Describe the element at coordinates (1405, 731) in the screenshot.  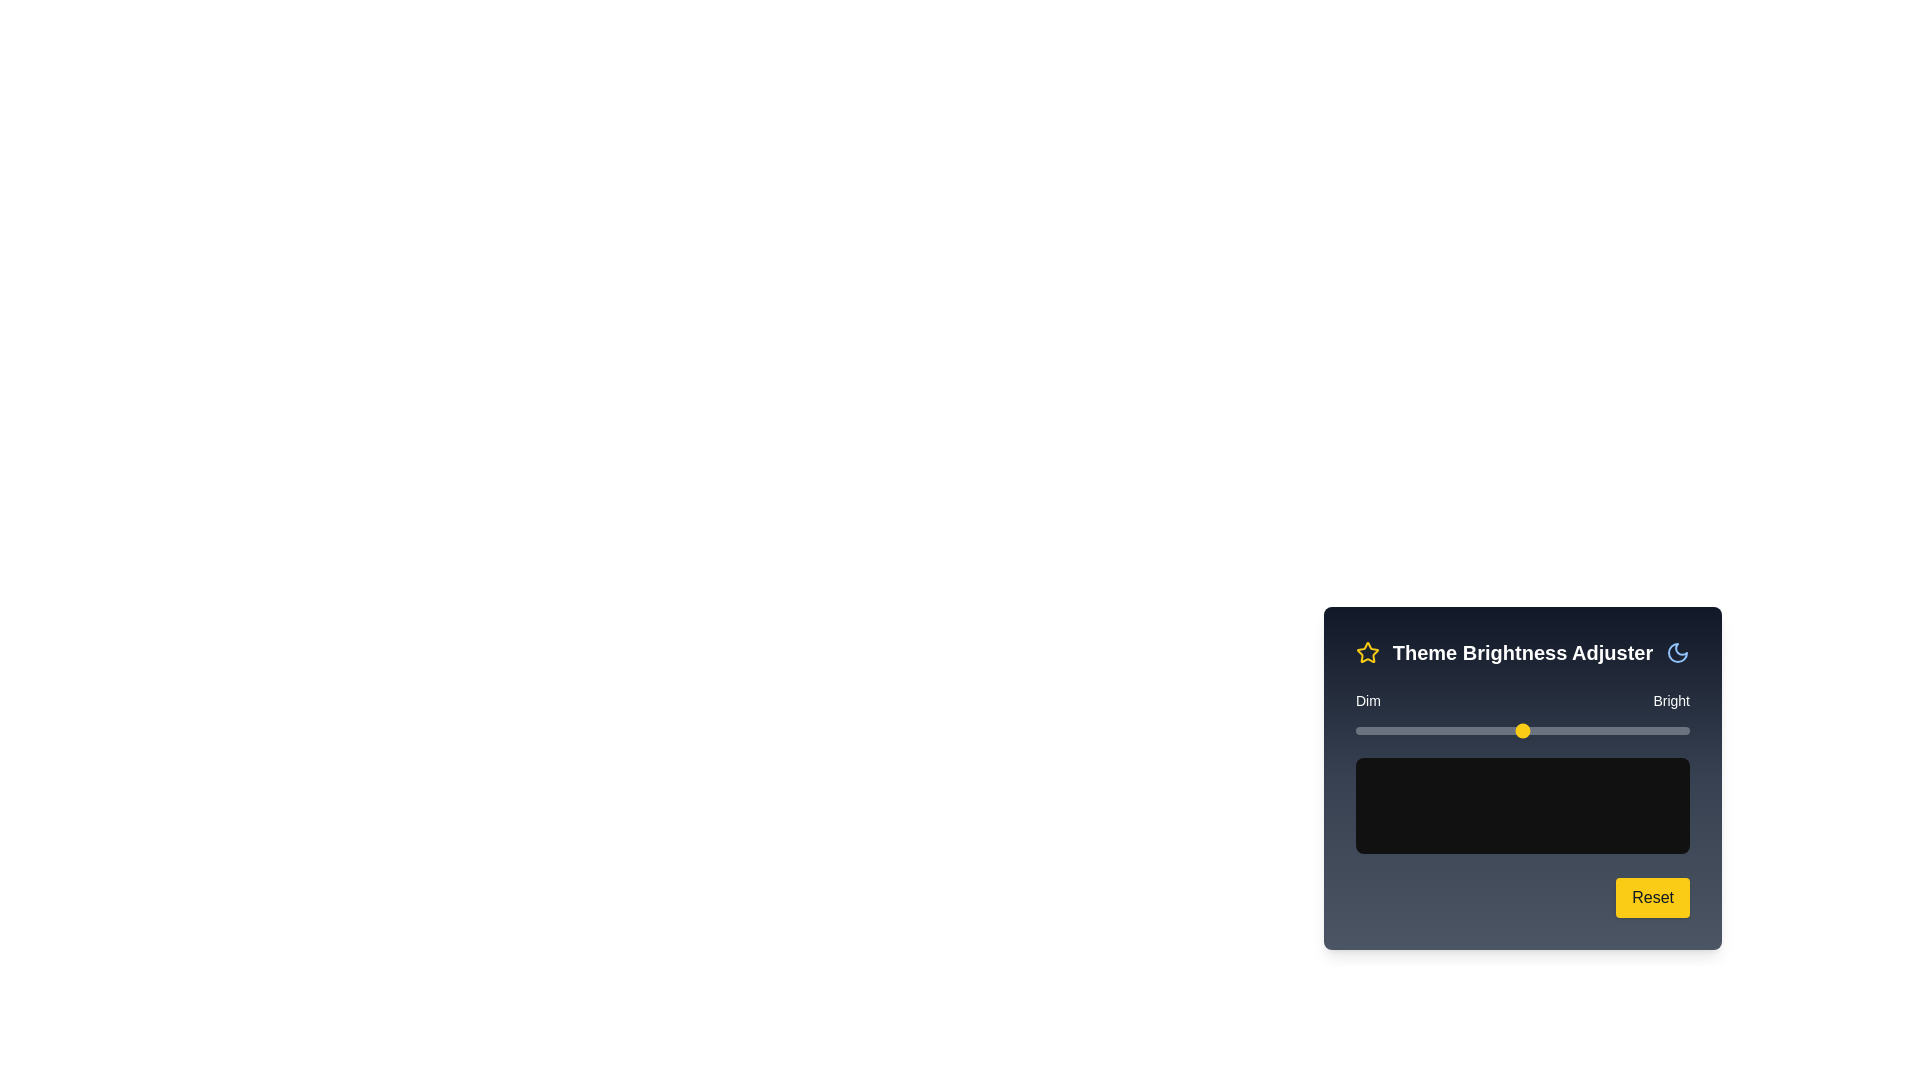
I see `the brightness slider to set the brightness to 15%` at that location.